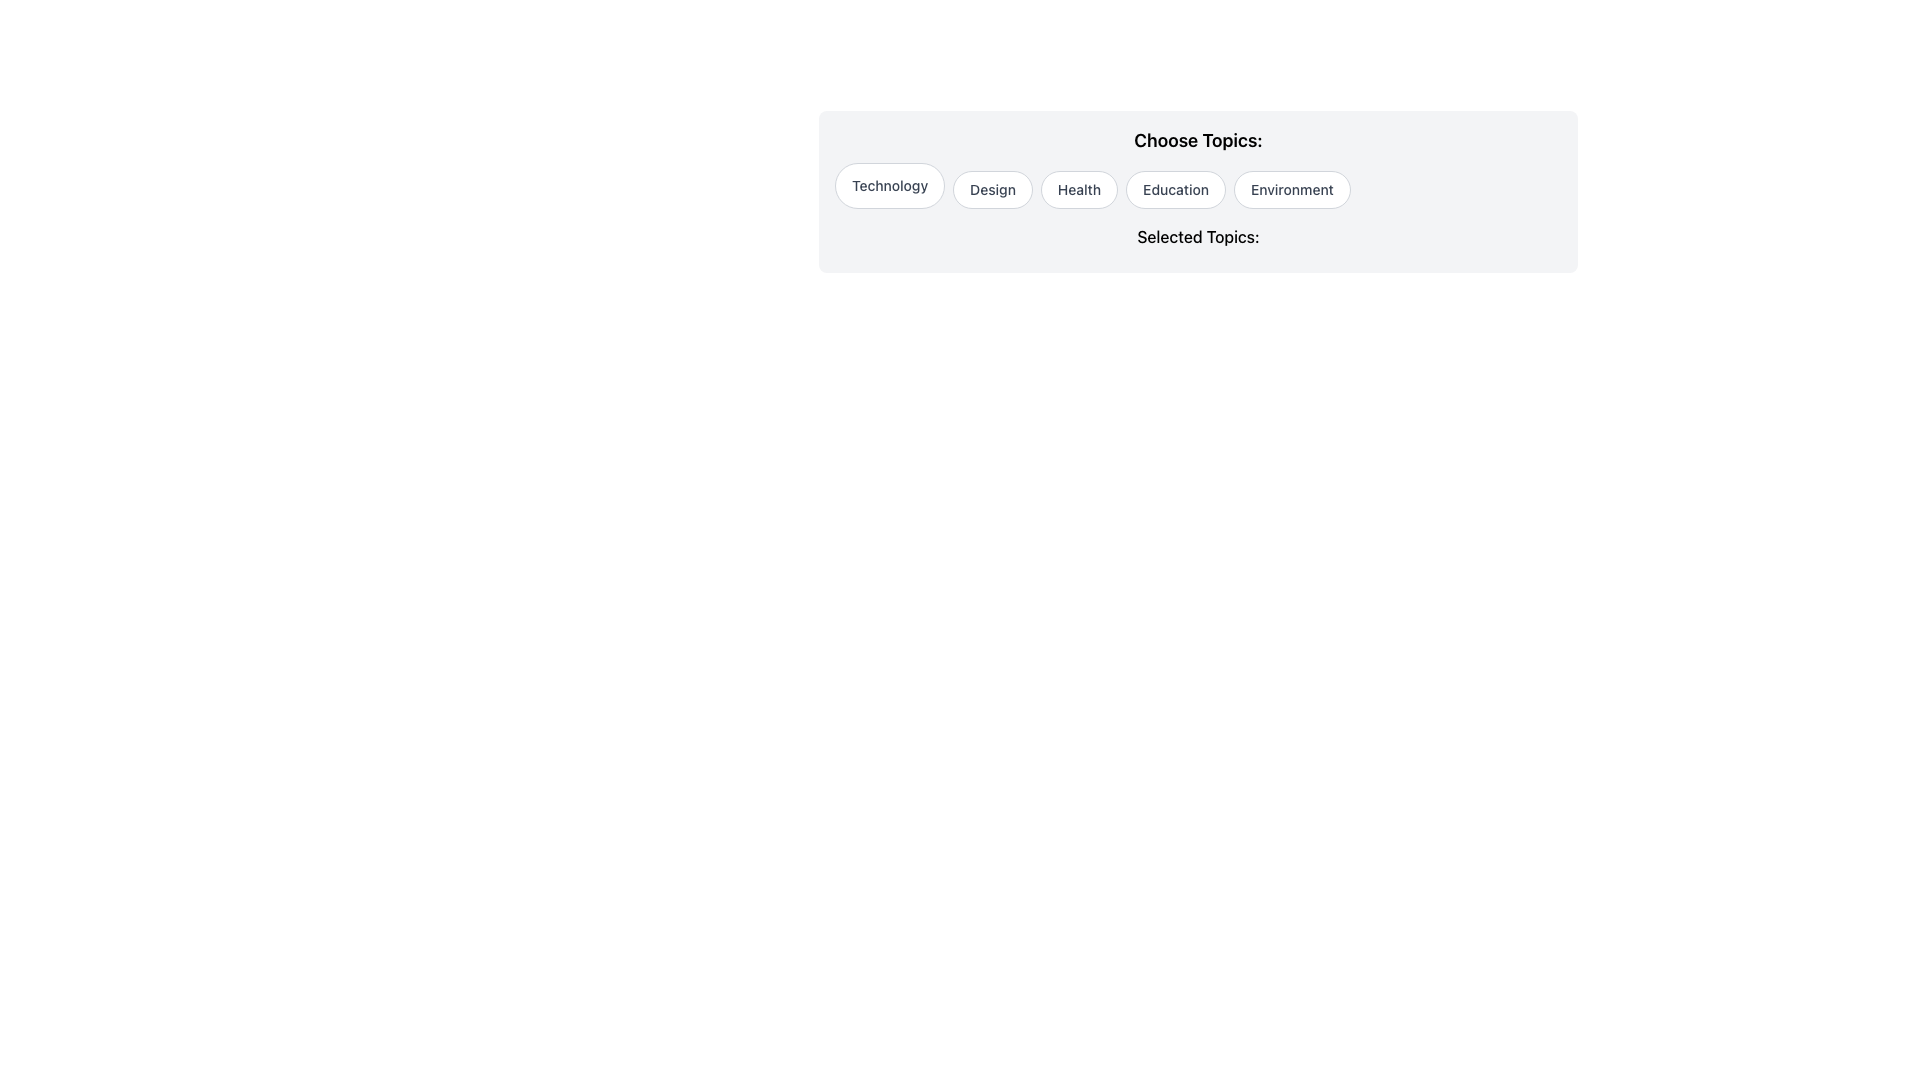  I want to click on the 'Health' pill-shaped button with a white background and gray text, located as the third button in the row under the 'Choose Topics' title, so click(1078, 189).